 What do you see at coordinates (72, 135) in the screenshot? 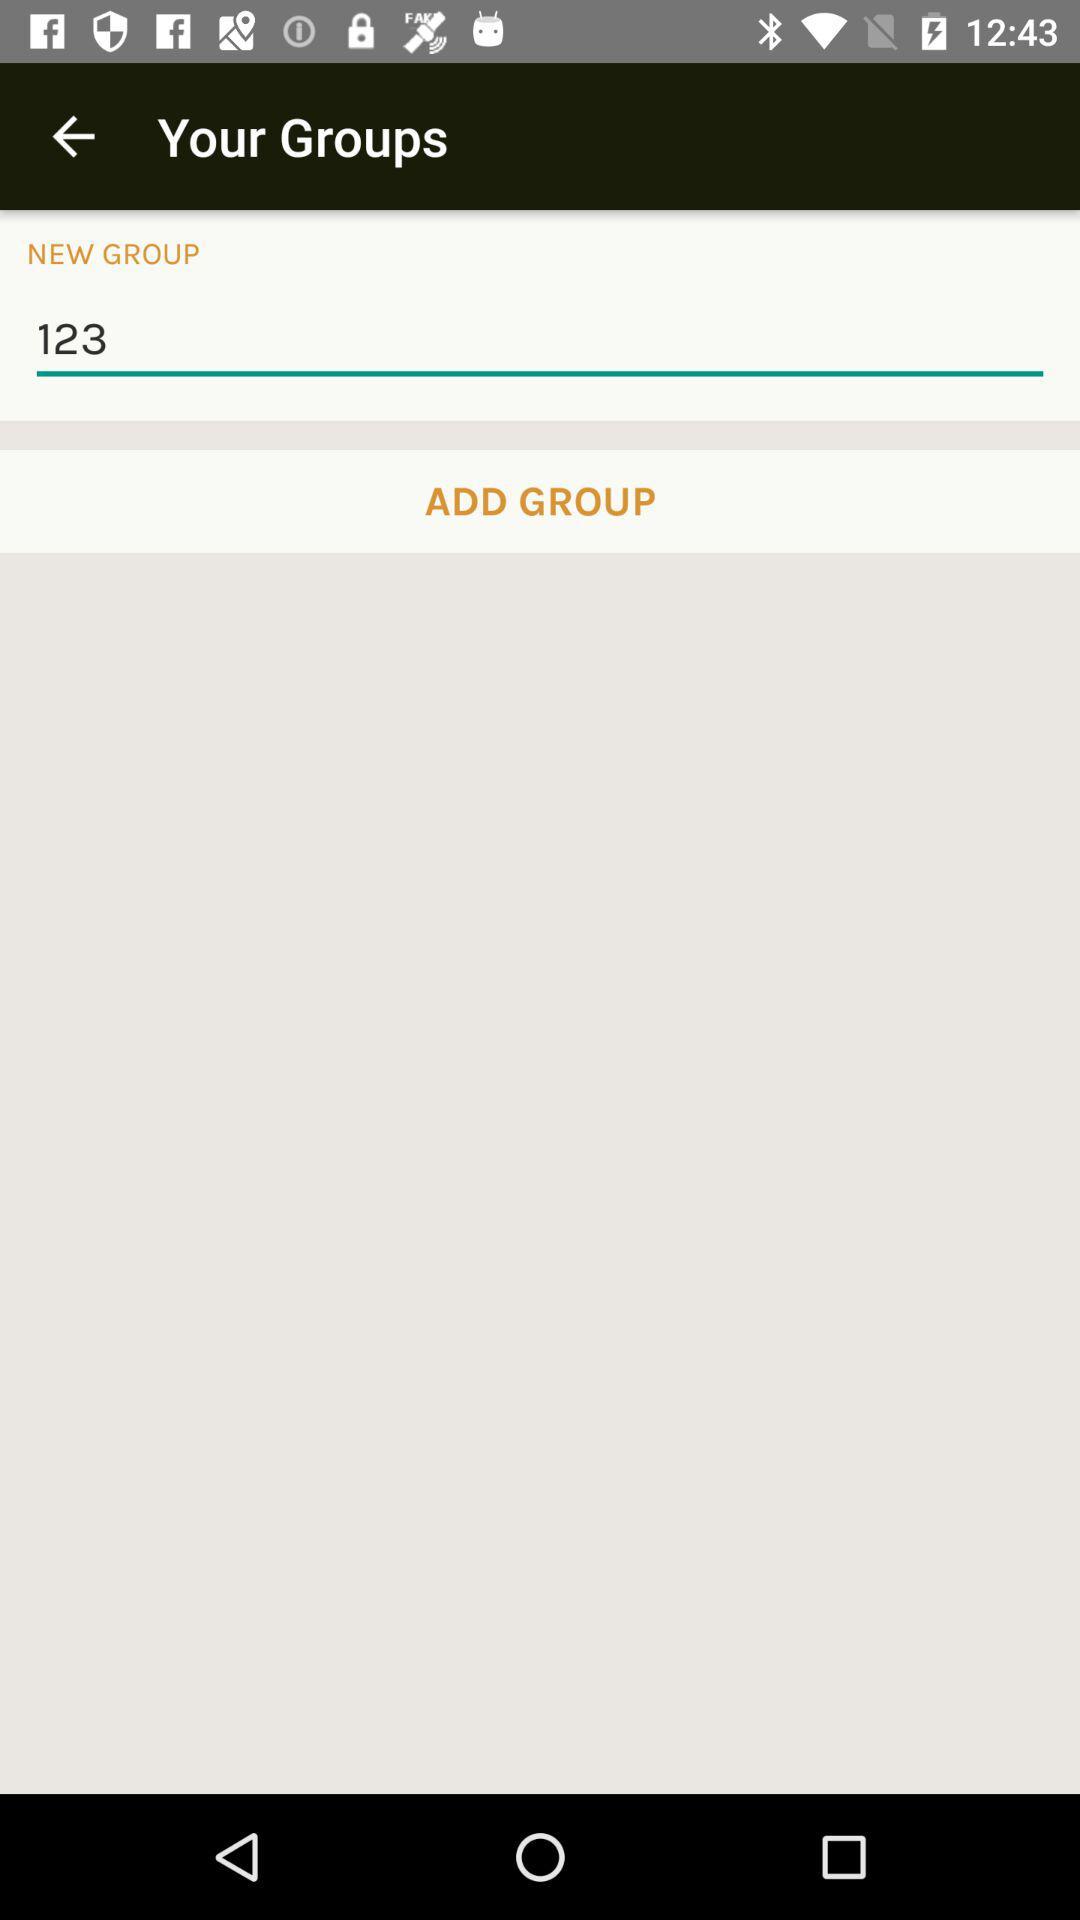
I see `icon to the left of the your groups app` at bounding box center [72, 135].